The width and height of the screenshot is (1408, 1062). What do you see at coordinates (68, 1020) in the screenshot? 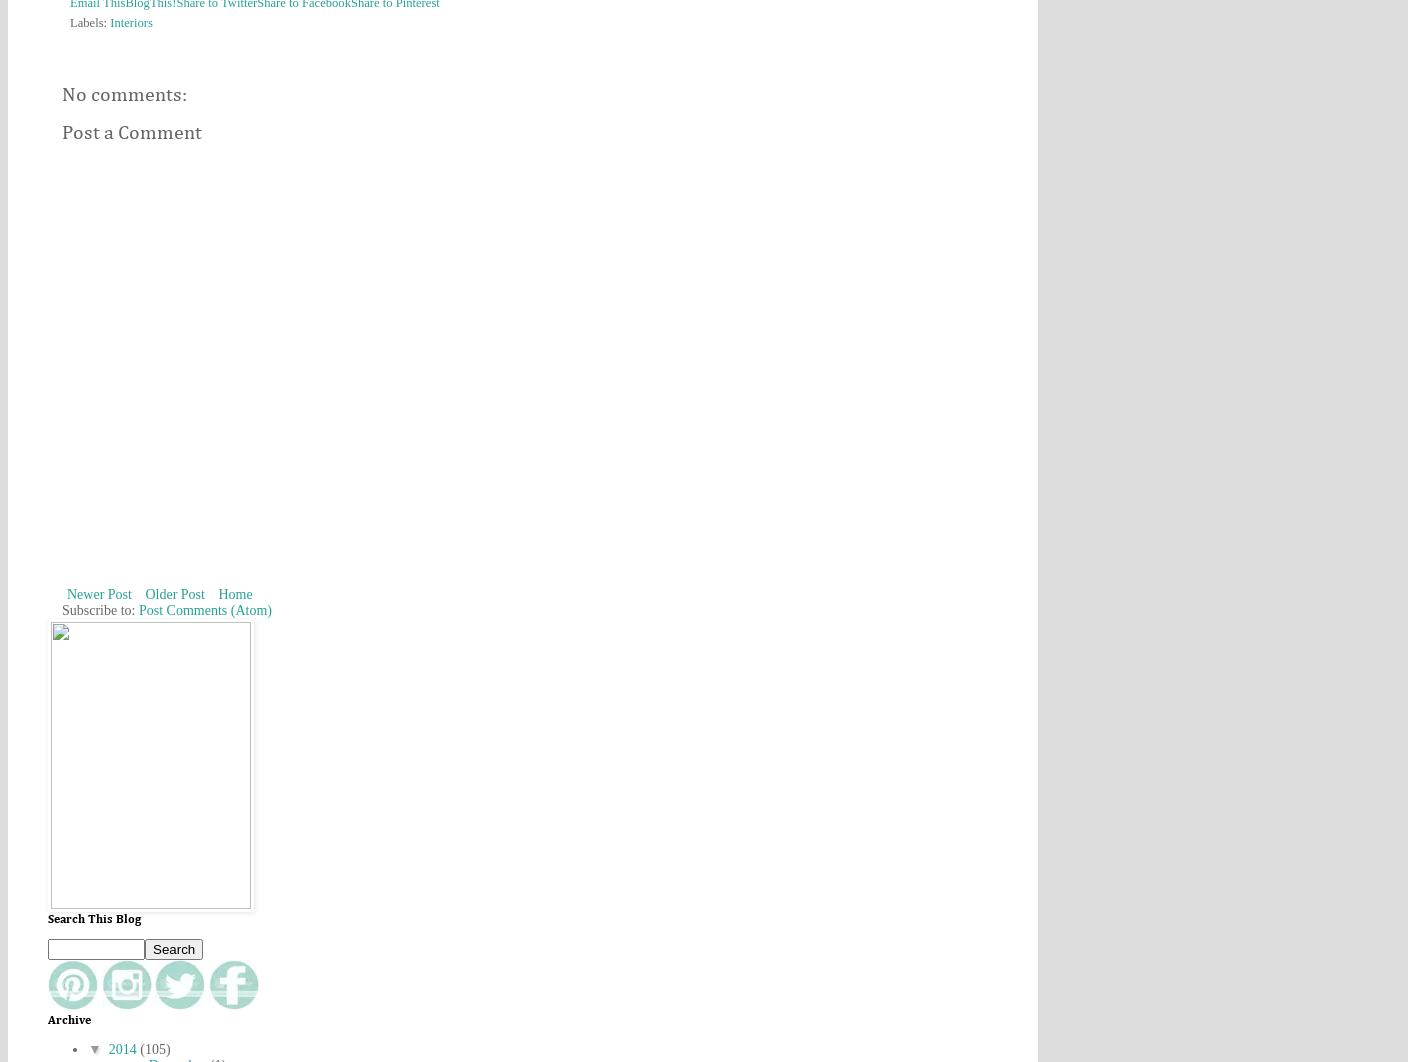
I see `'Archive'` at bounding box center [68, 1020].